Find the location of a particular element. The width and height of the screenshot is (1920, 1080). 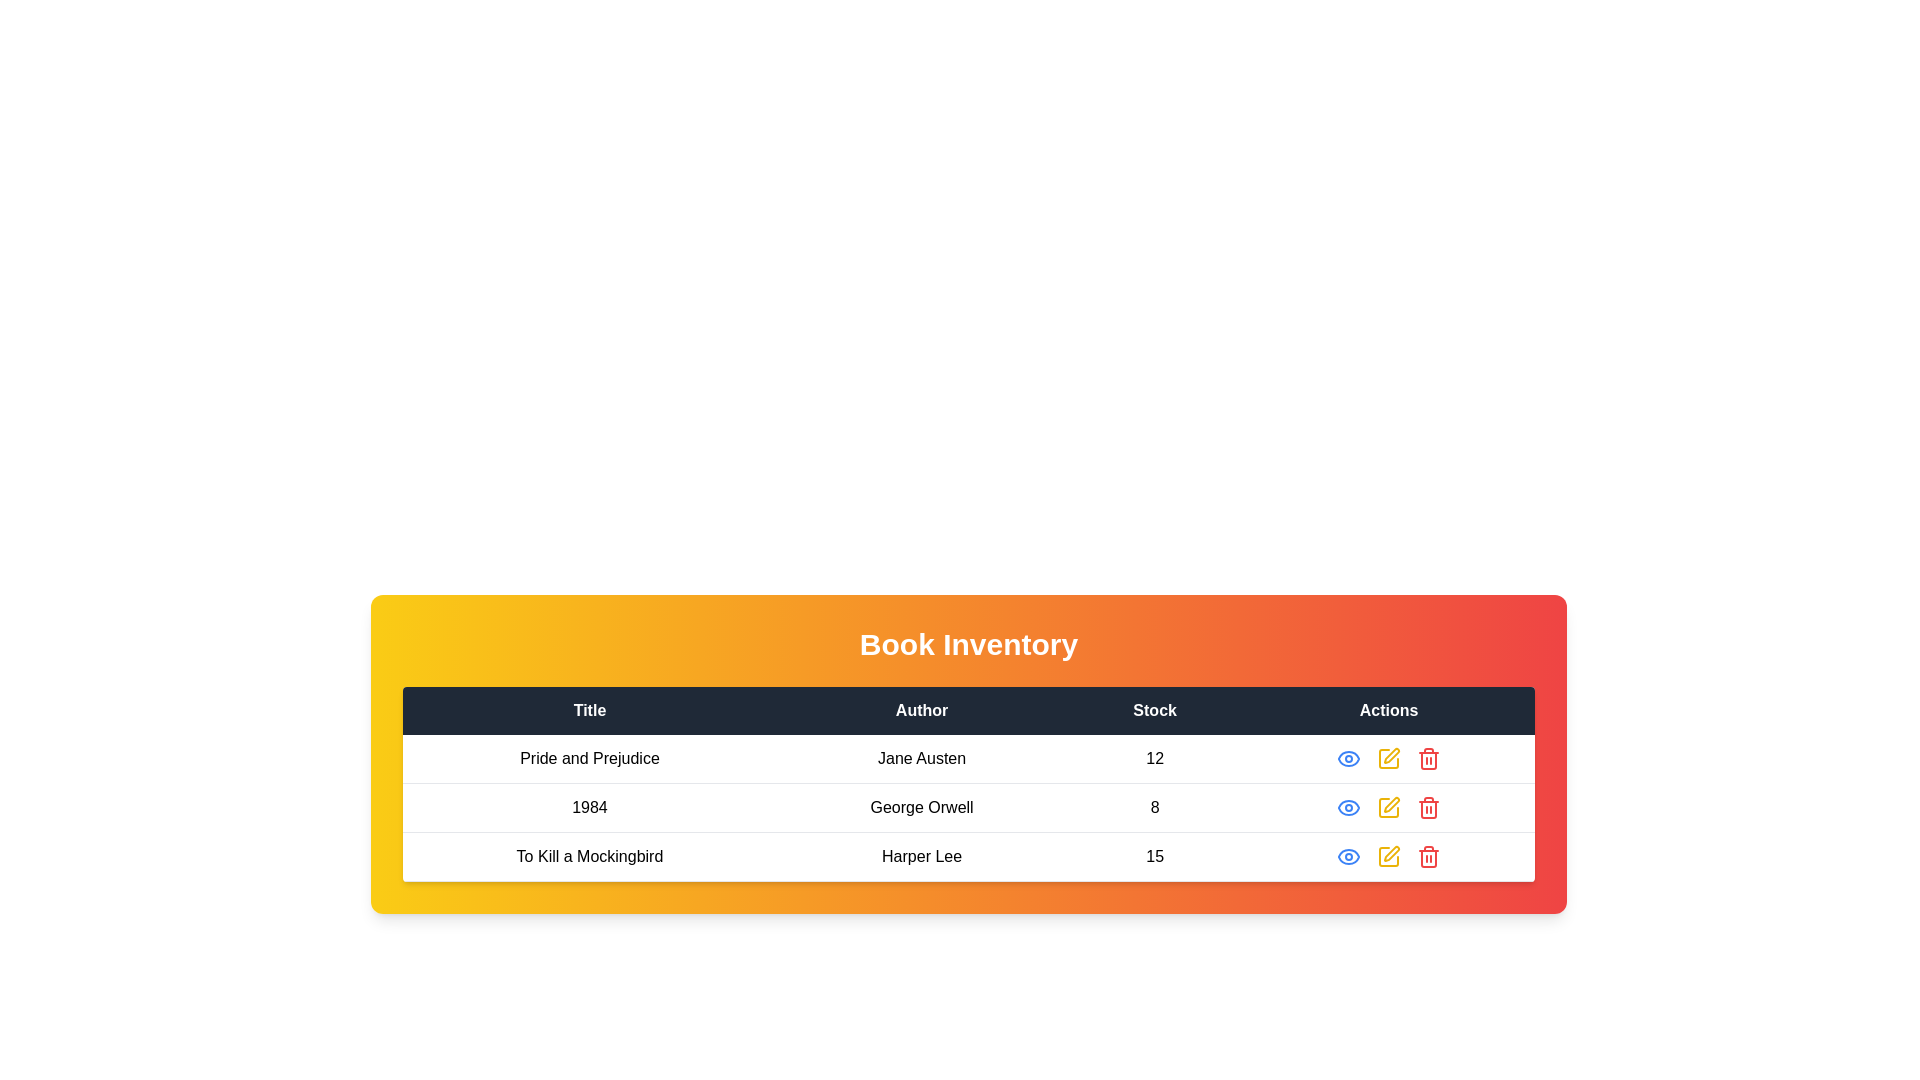

the interactive icons in the Action panel for the 'Pride and Prejudice' entry, located in the fourth cell of the Actions column is located at coordinates (1388, 759).